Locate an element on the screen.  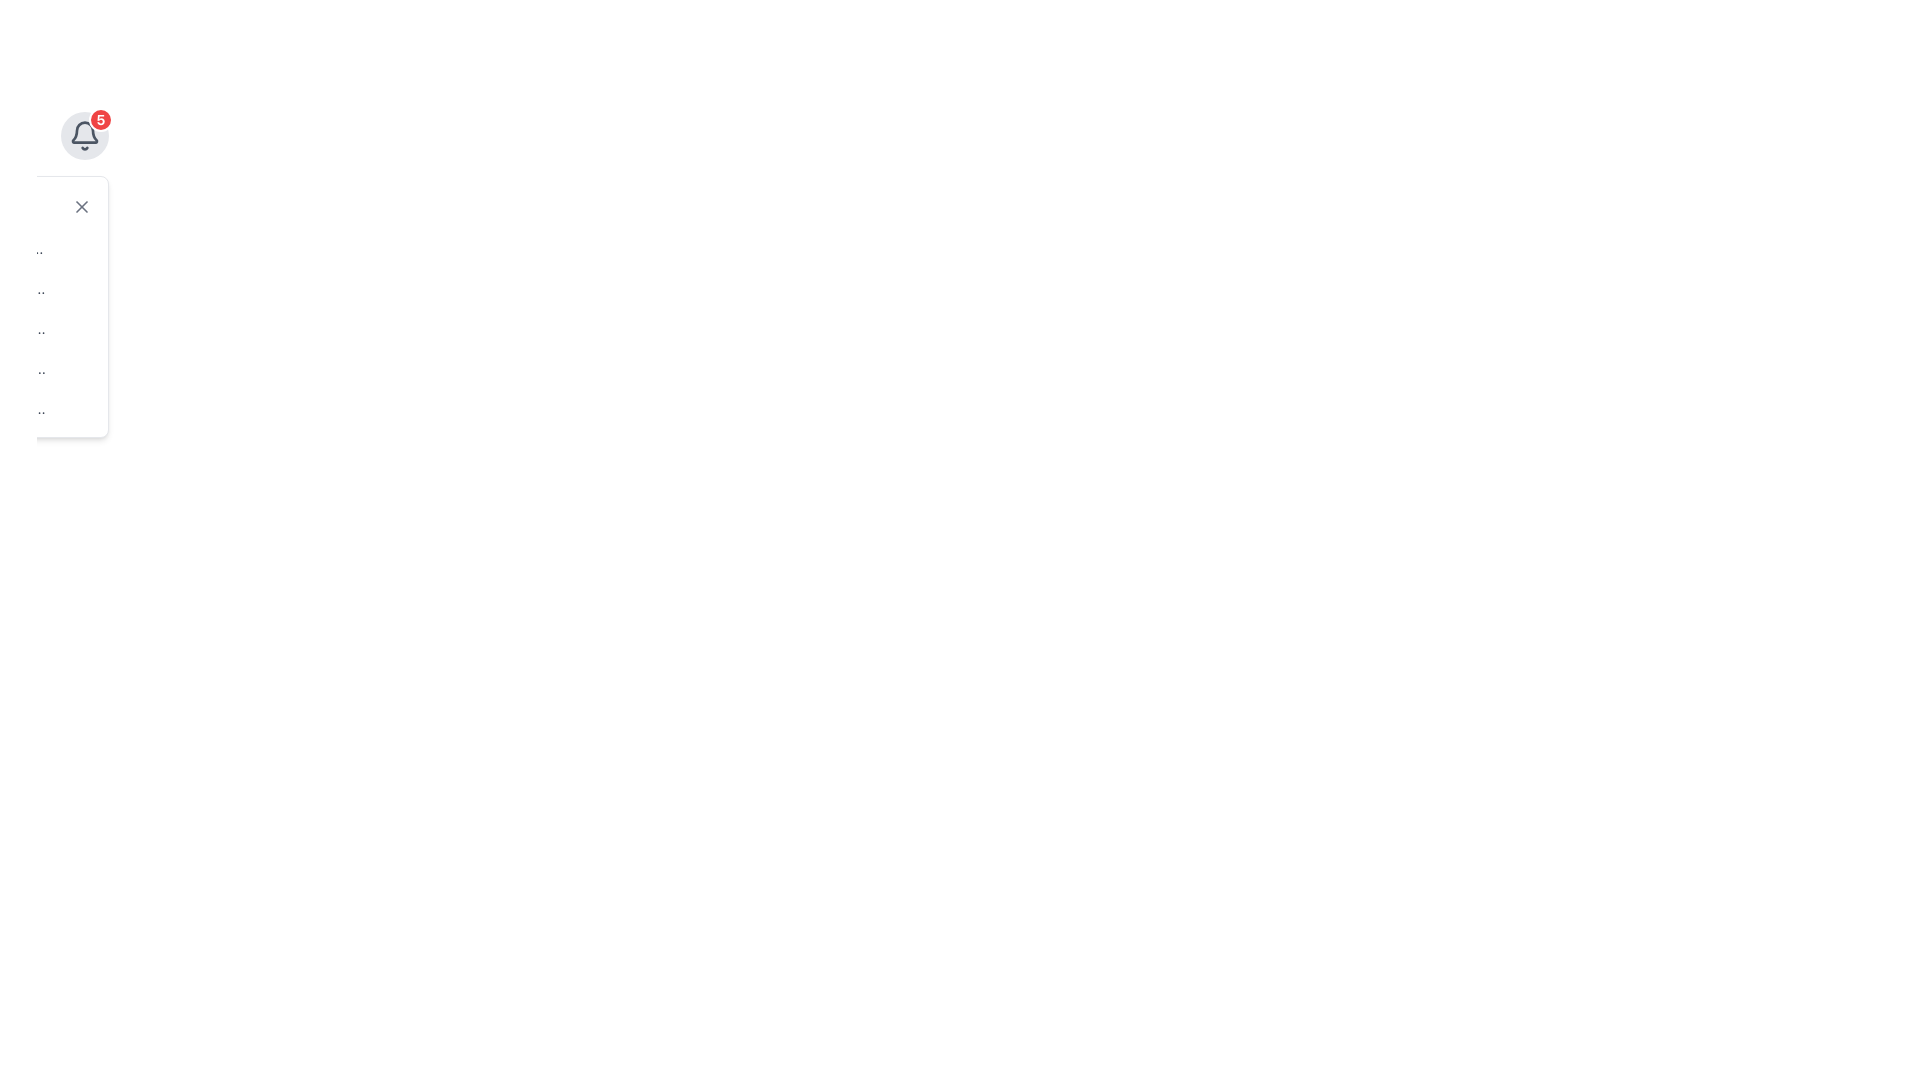
the close icon button located in the top-left corner of the dropdown or modal is located at coordinates (80, 207).